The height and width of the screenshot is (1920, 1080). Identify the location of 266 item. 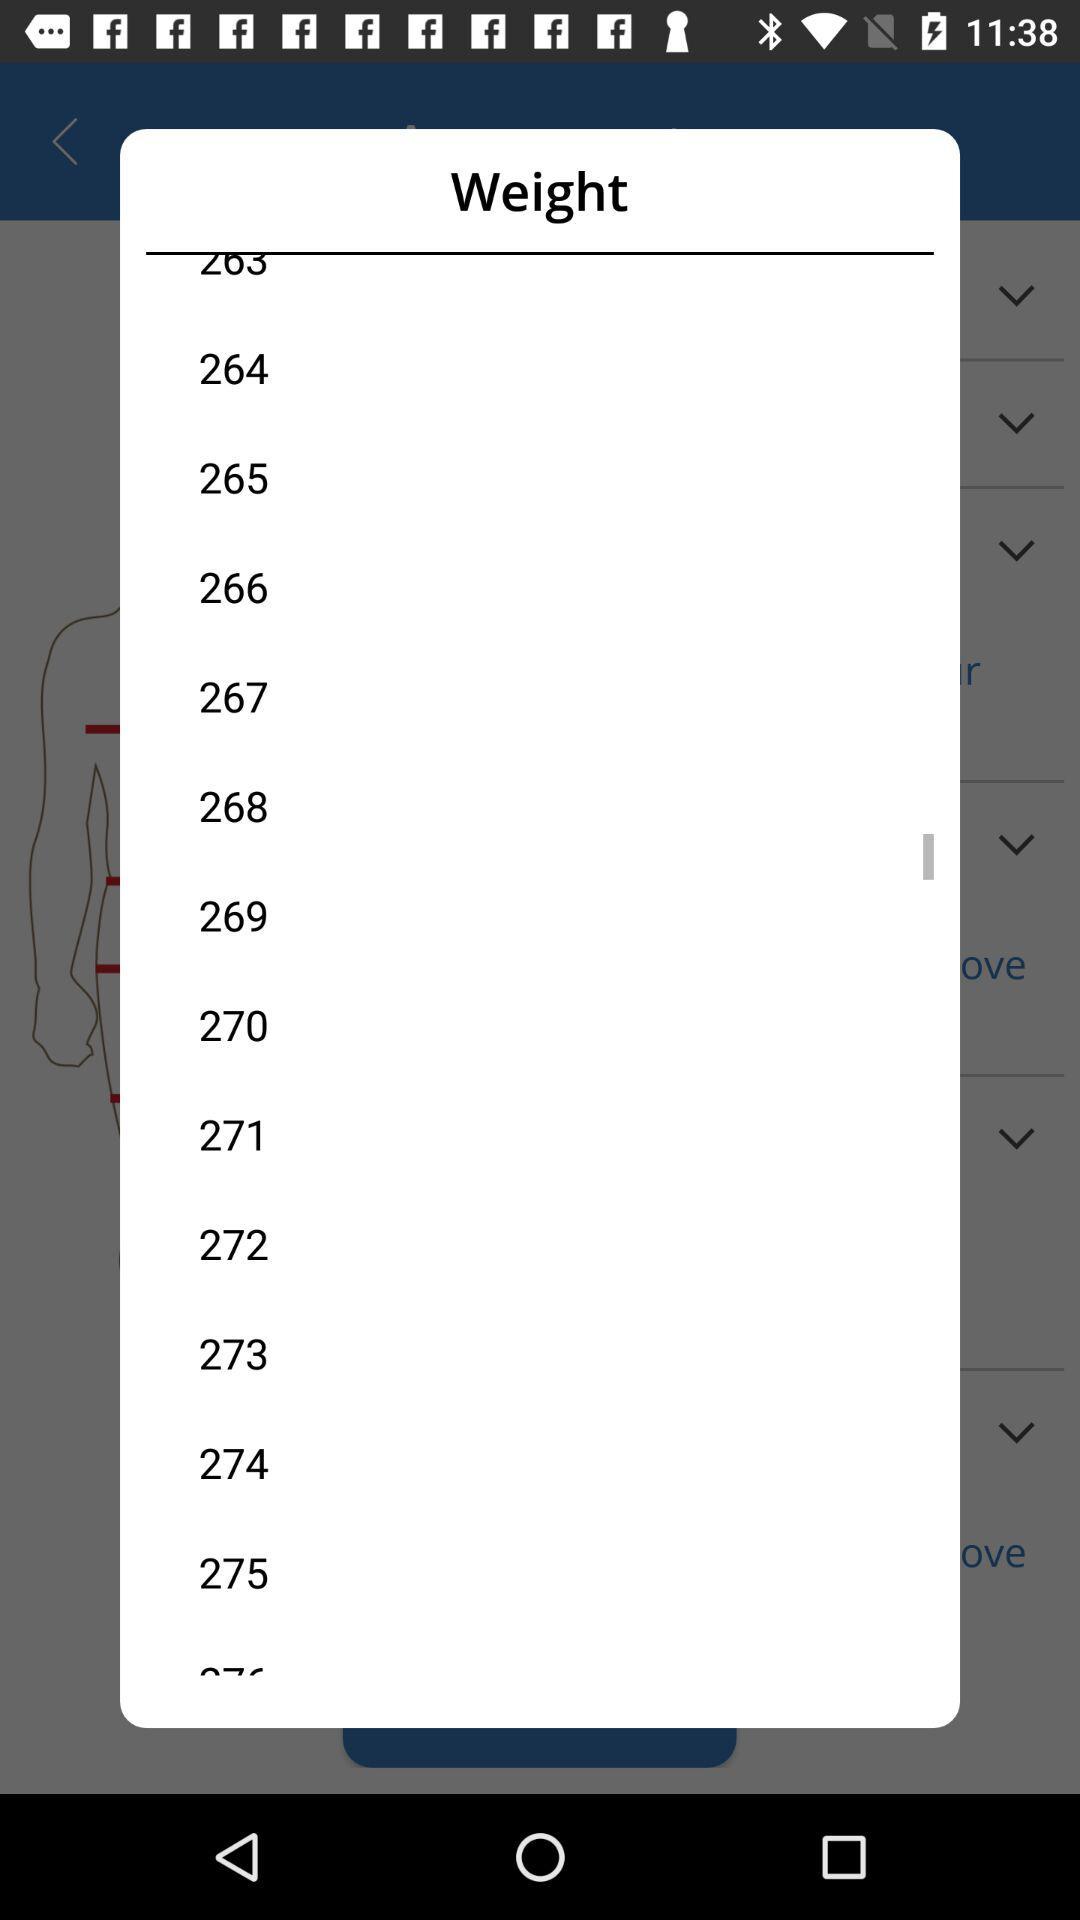
(369, 585).